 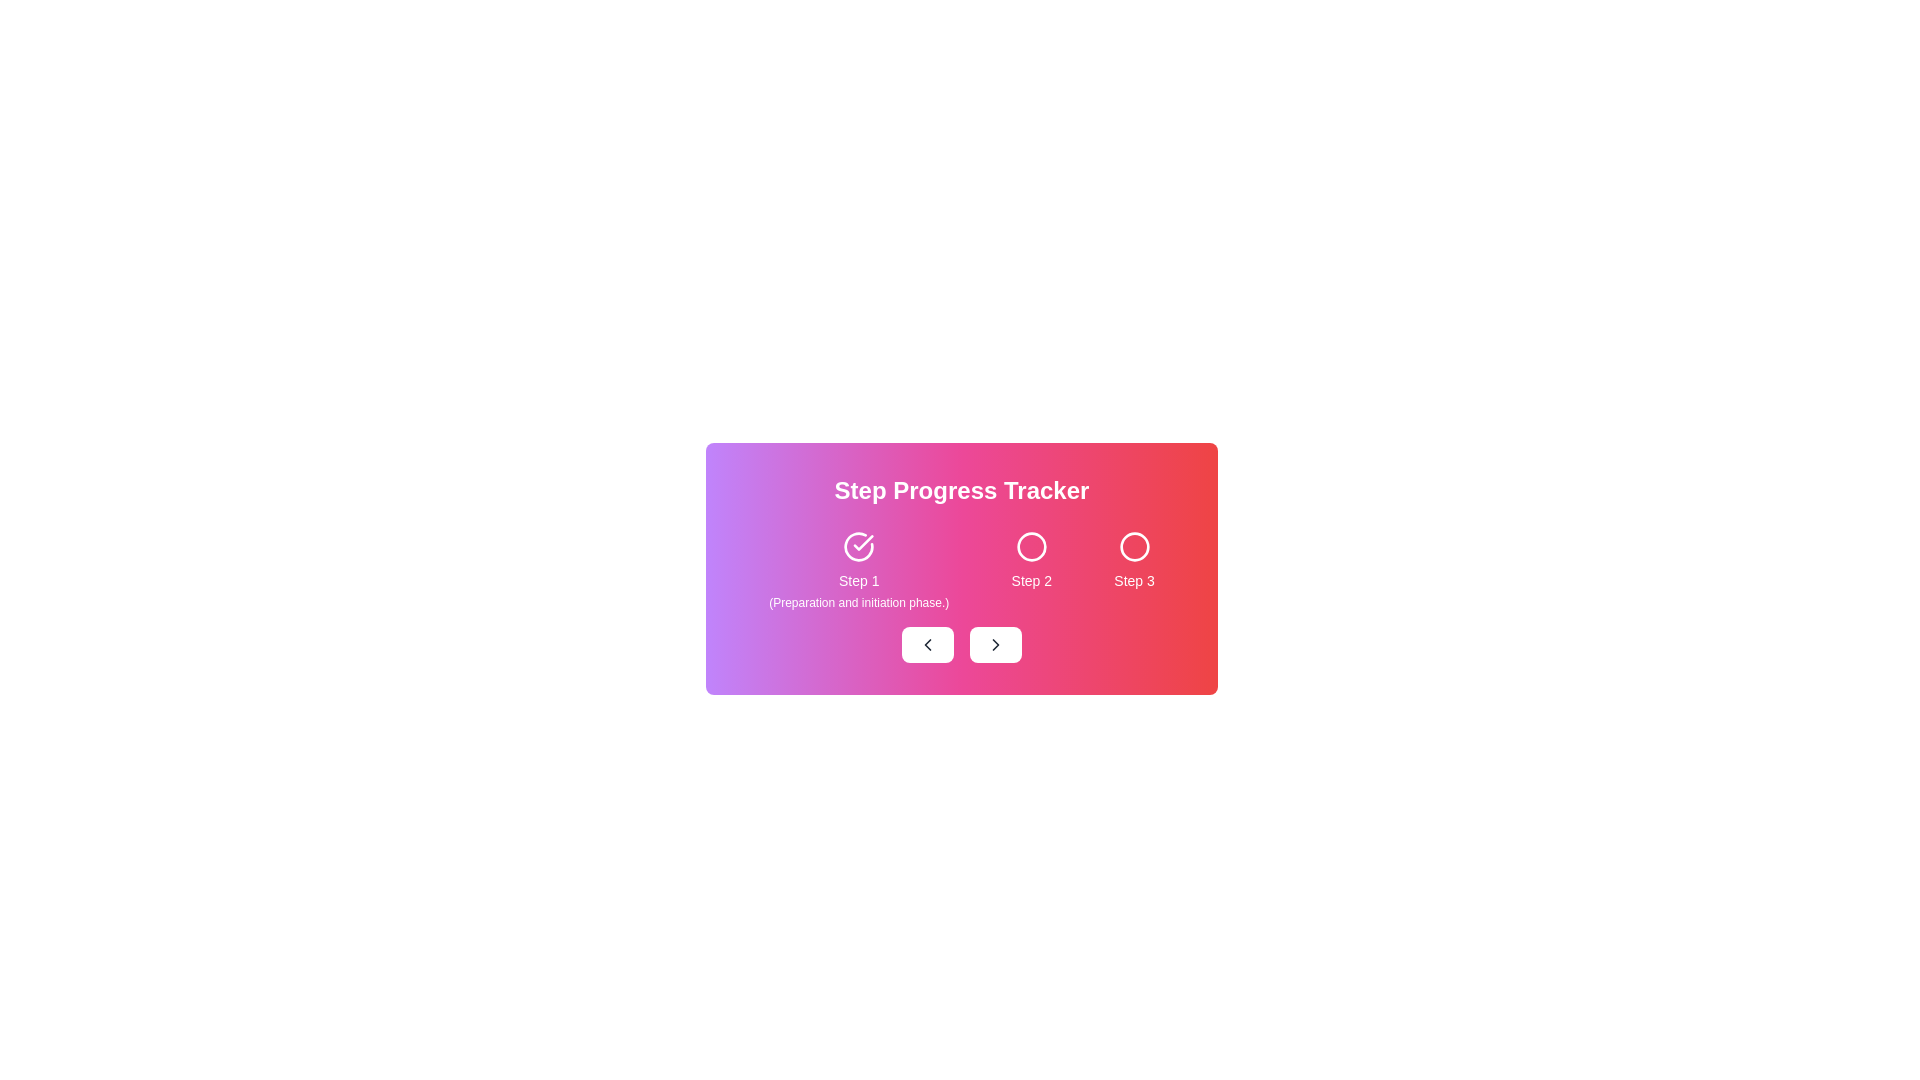 What do you see at coordinates (926, 644) in the screenshot?
I see `the leftward chevron-shaped arrow icon used for navigation in the bottom left of the horizontal step progress tracker interface` at bounding box center [926, 644].